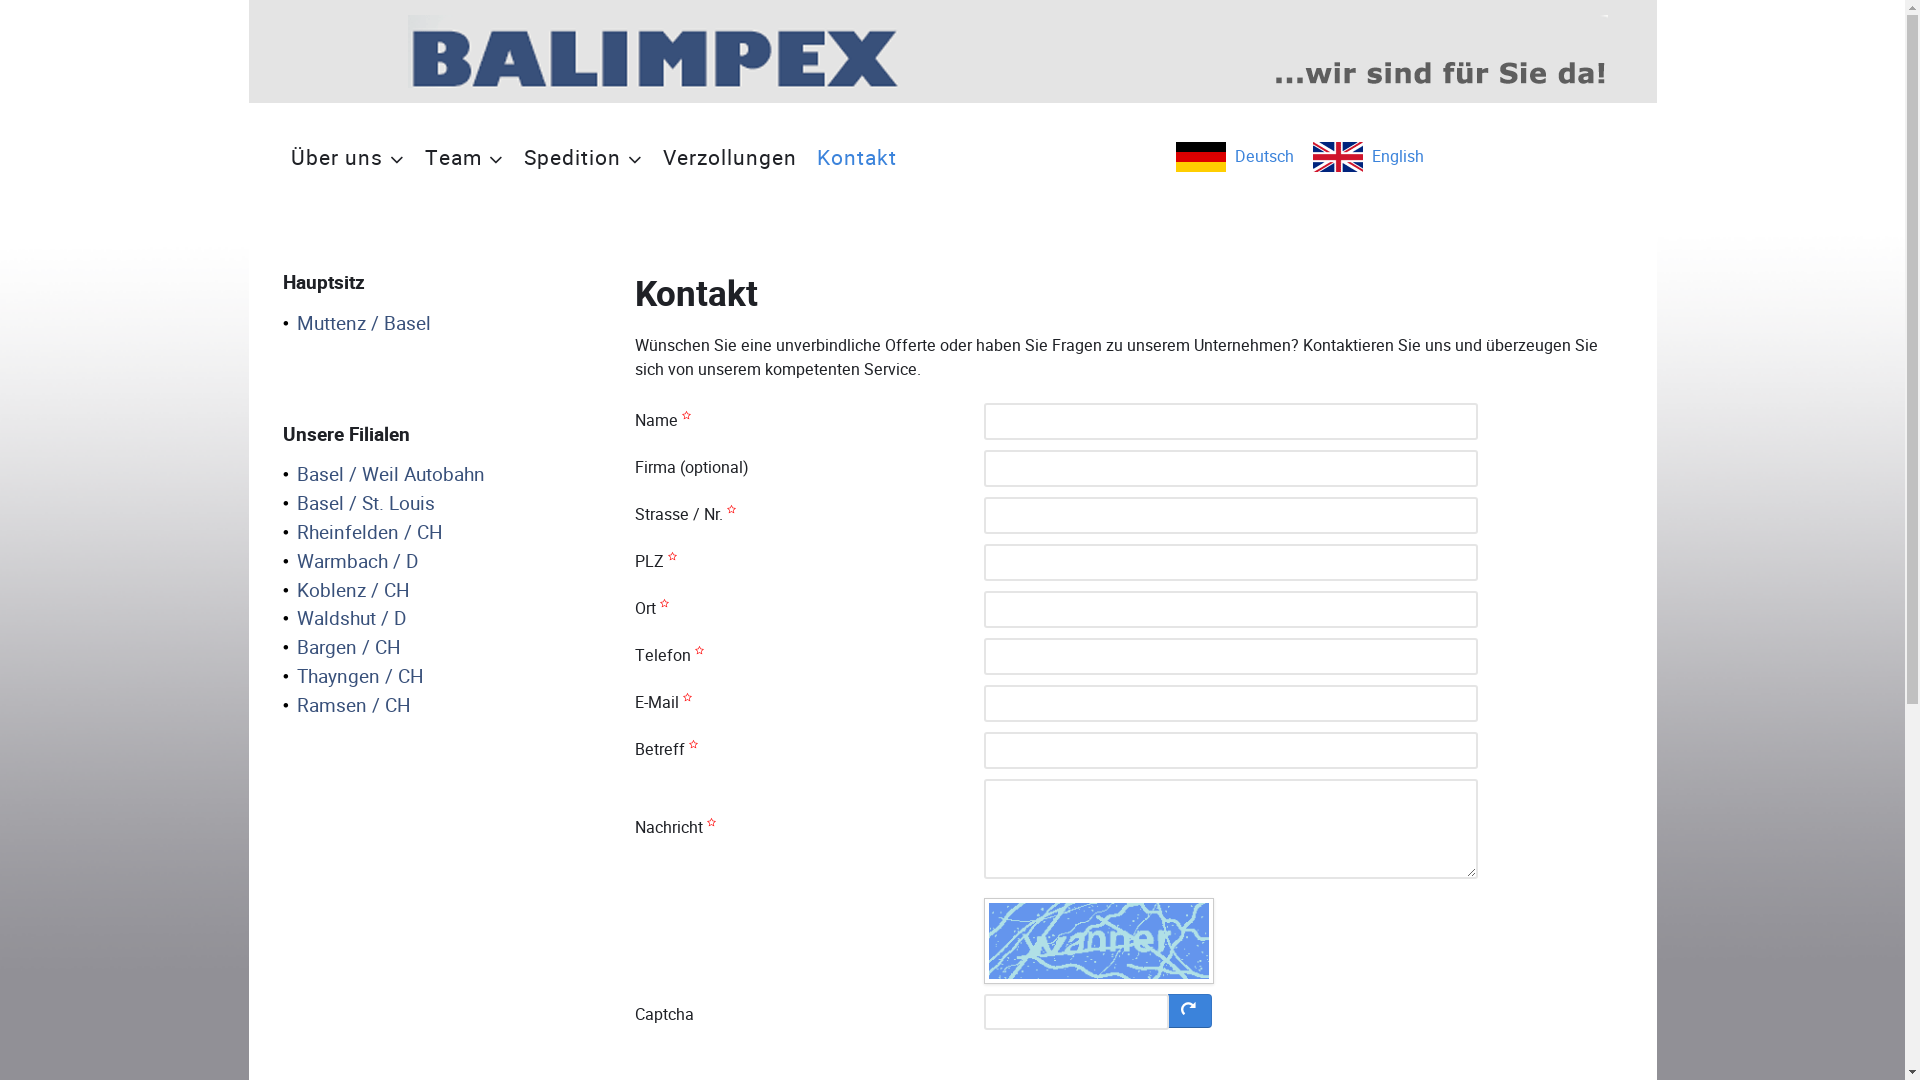 The width and height of the screenshot is (1920, 1080). I want to click on 'Rheinfelden / CH', so click(362, 532).